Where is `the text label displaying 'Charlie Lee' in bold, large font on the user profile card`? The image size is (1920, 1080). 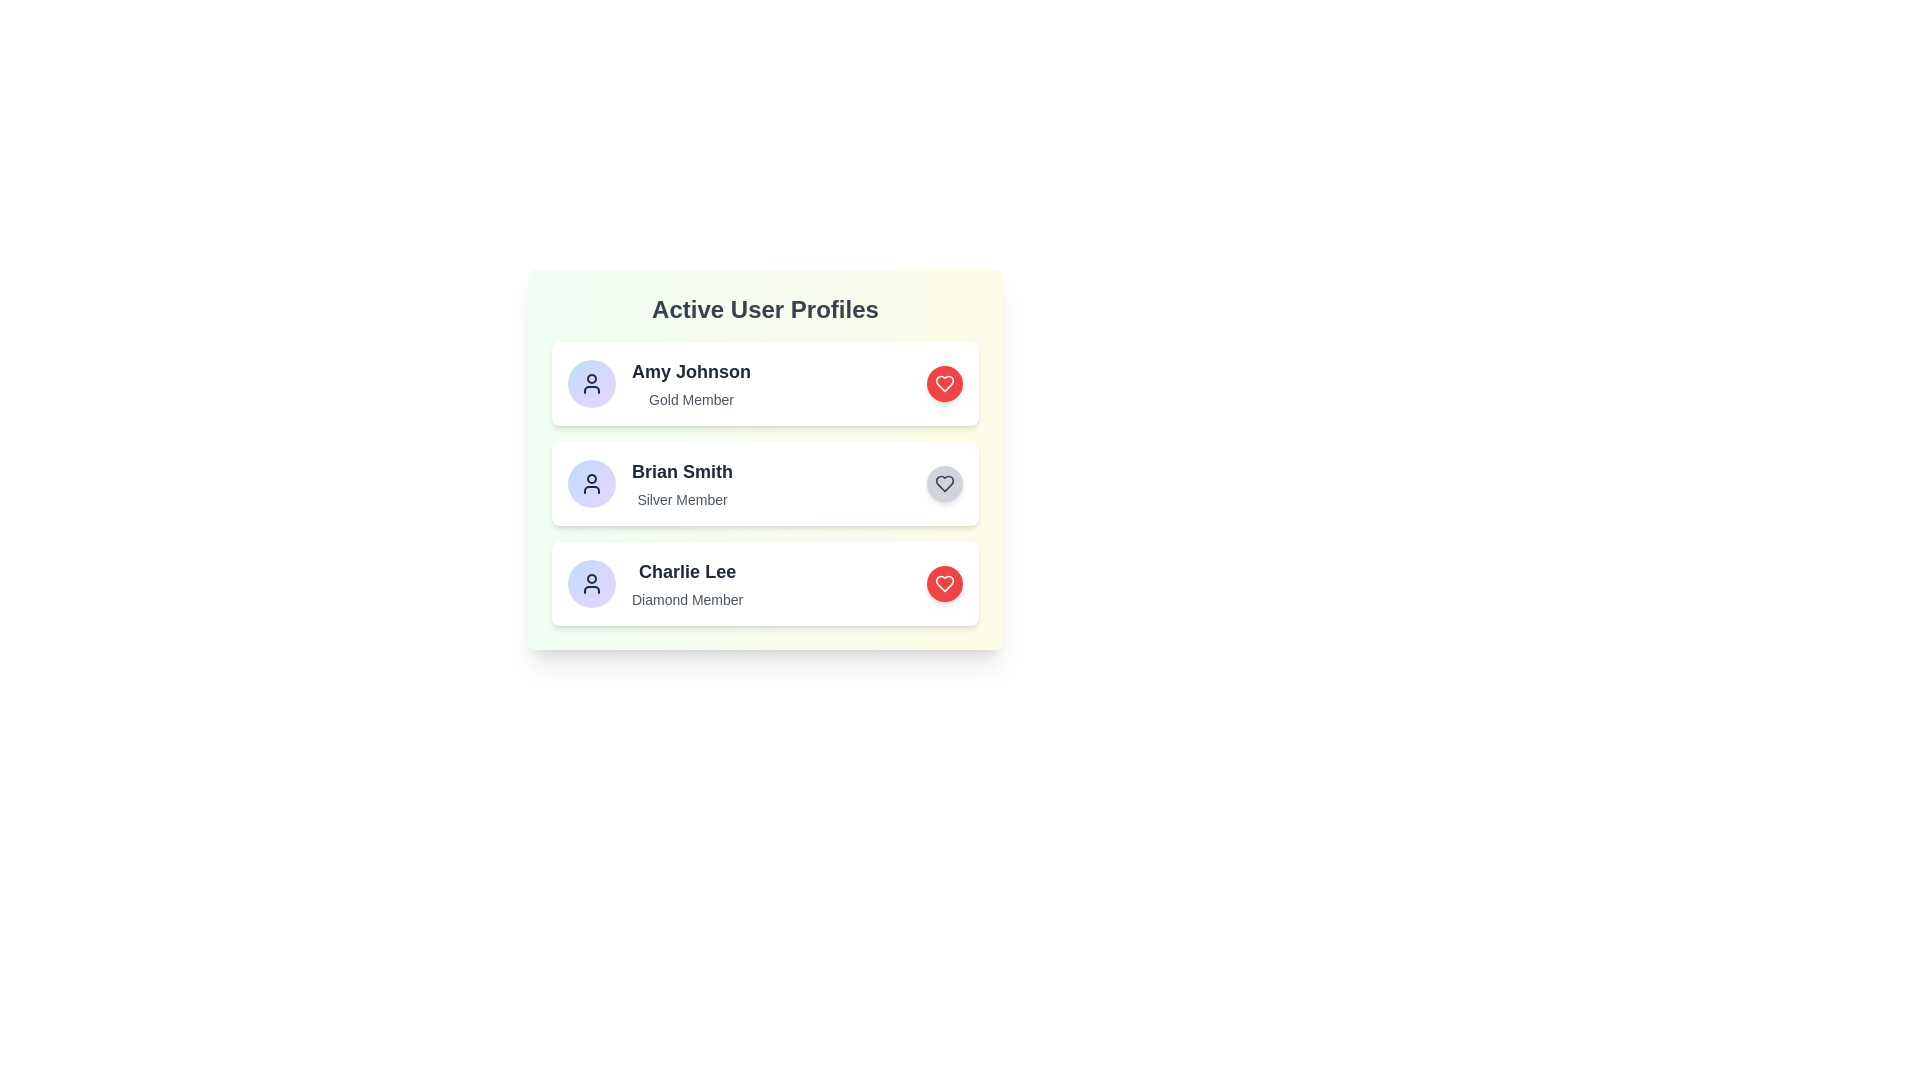
the text label displaying 'Charlie Lee' in bold, large font on the user profile card is located at coordinates (687, 571).